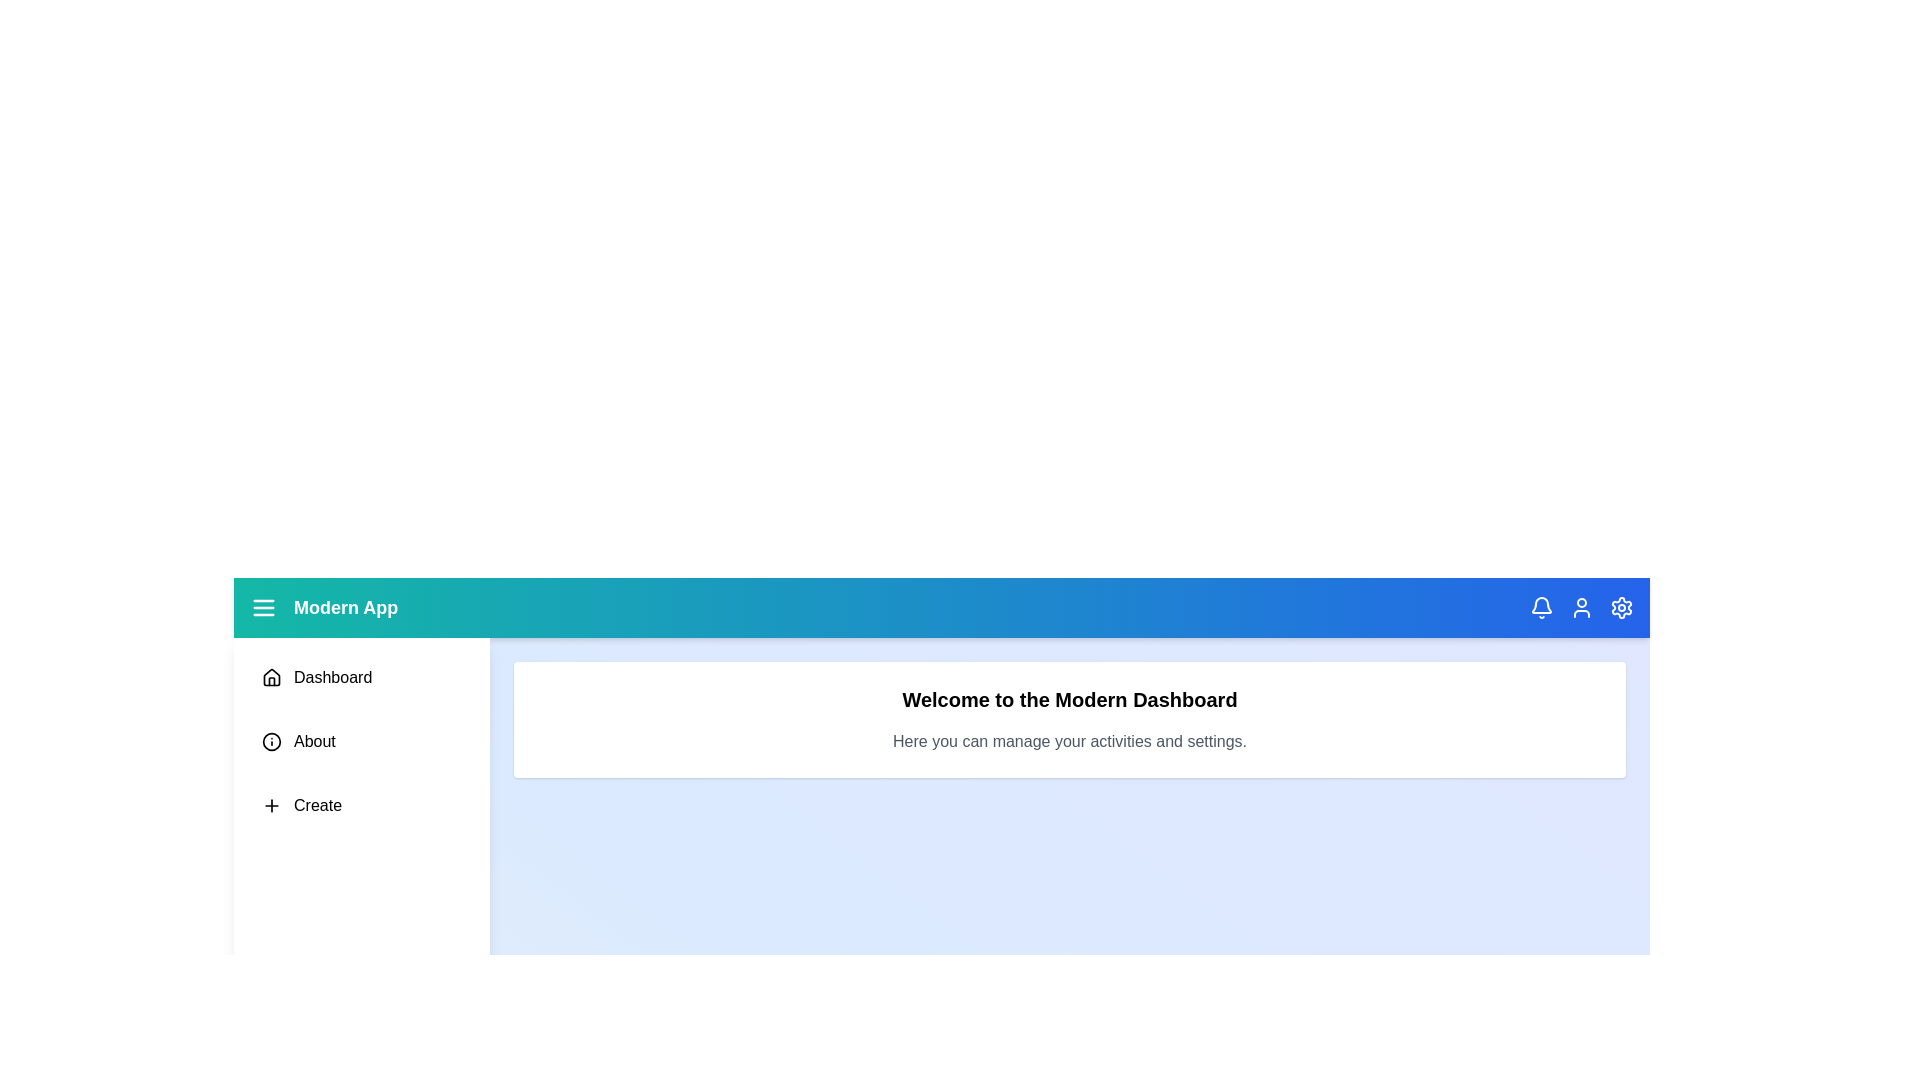 This screenshot has width=1920, height=1080. I want to click on the menu item Create from the sidebar, so click(361, 805).